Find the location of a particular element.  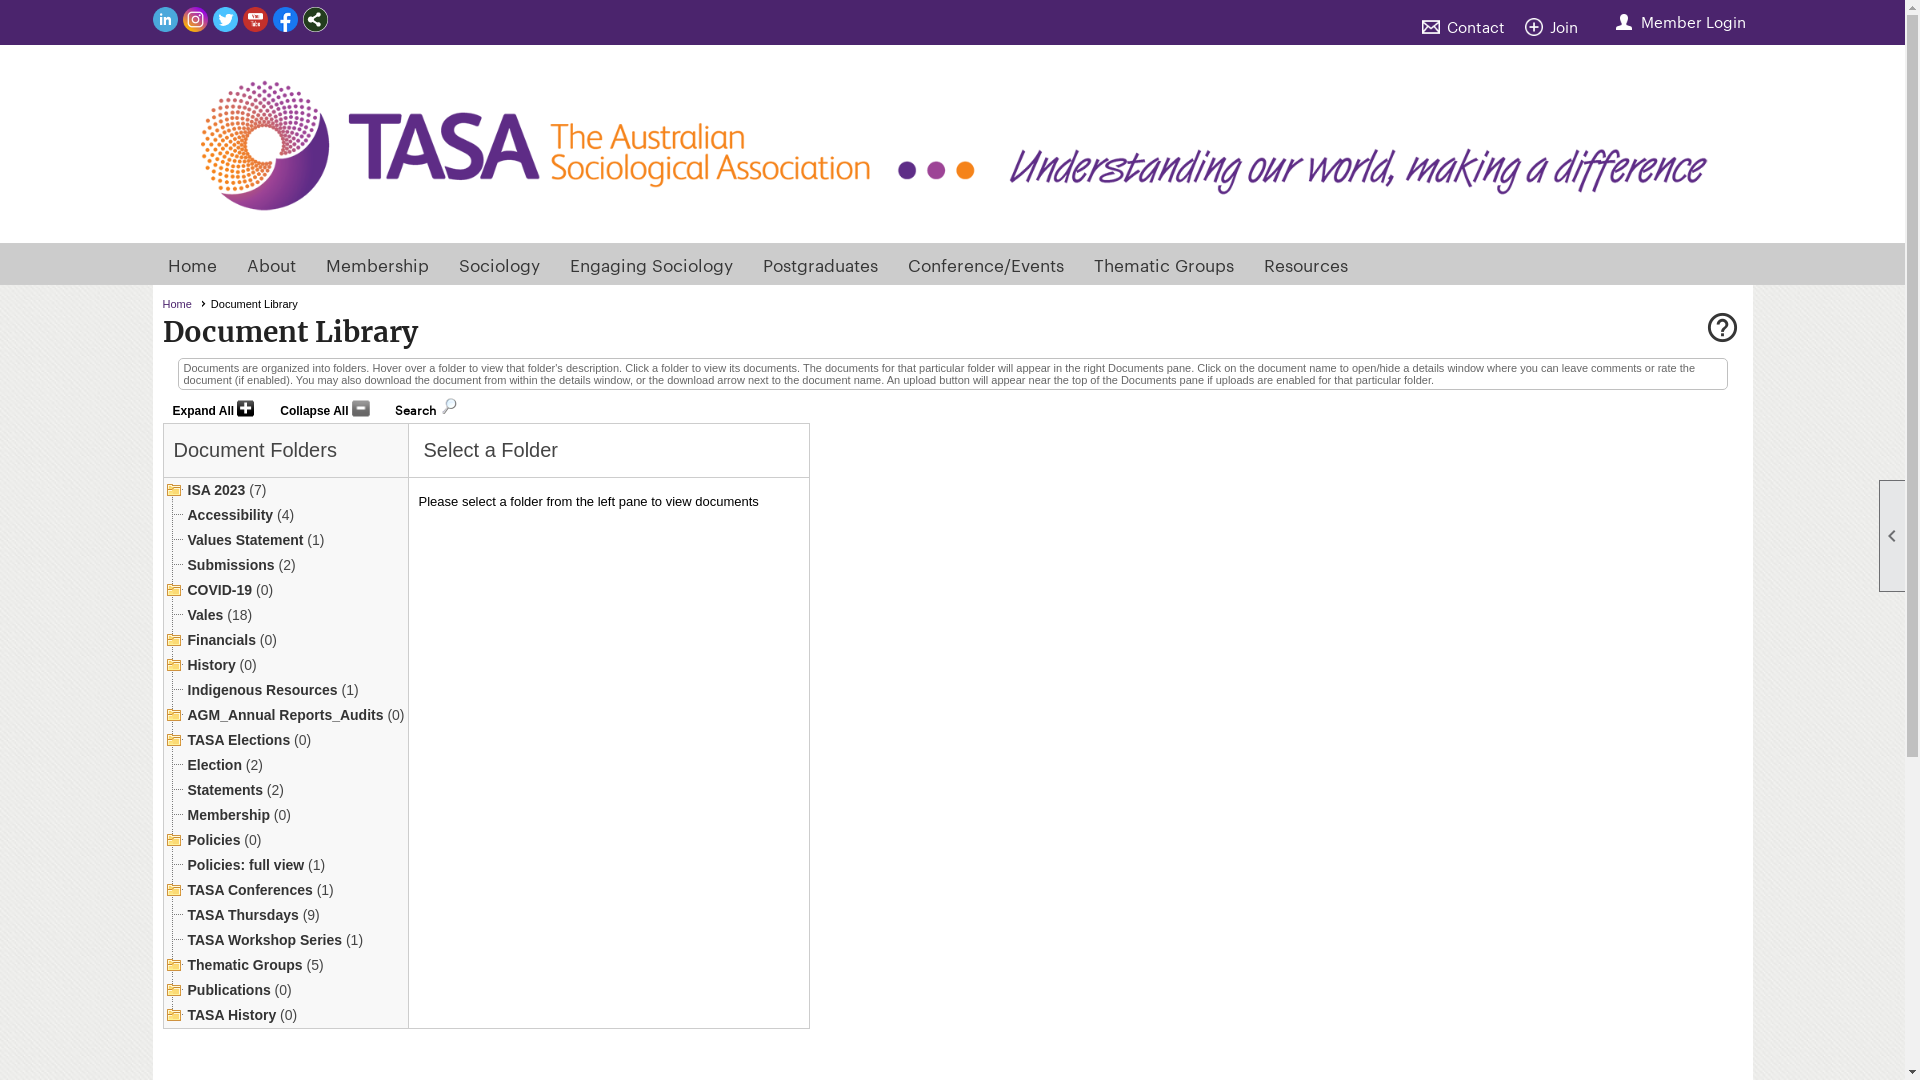

'Home' is located at coordinates (192, 262).